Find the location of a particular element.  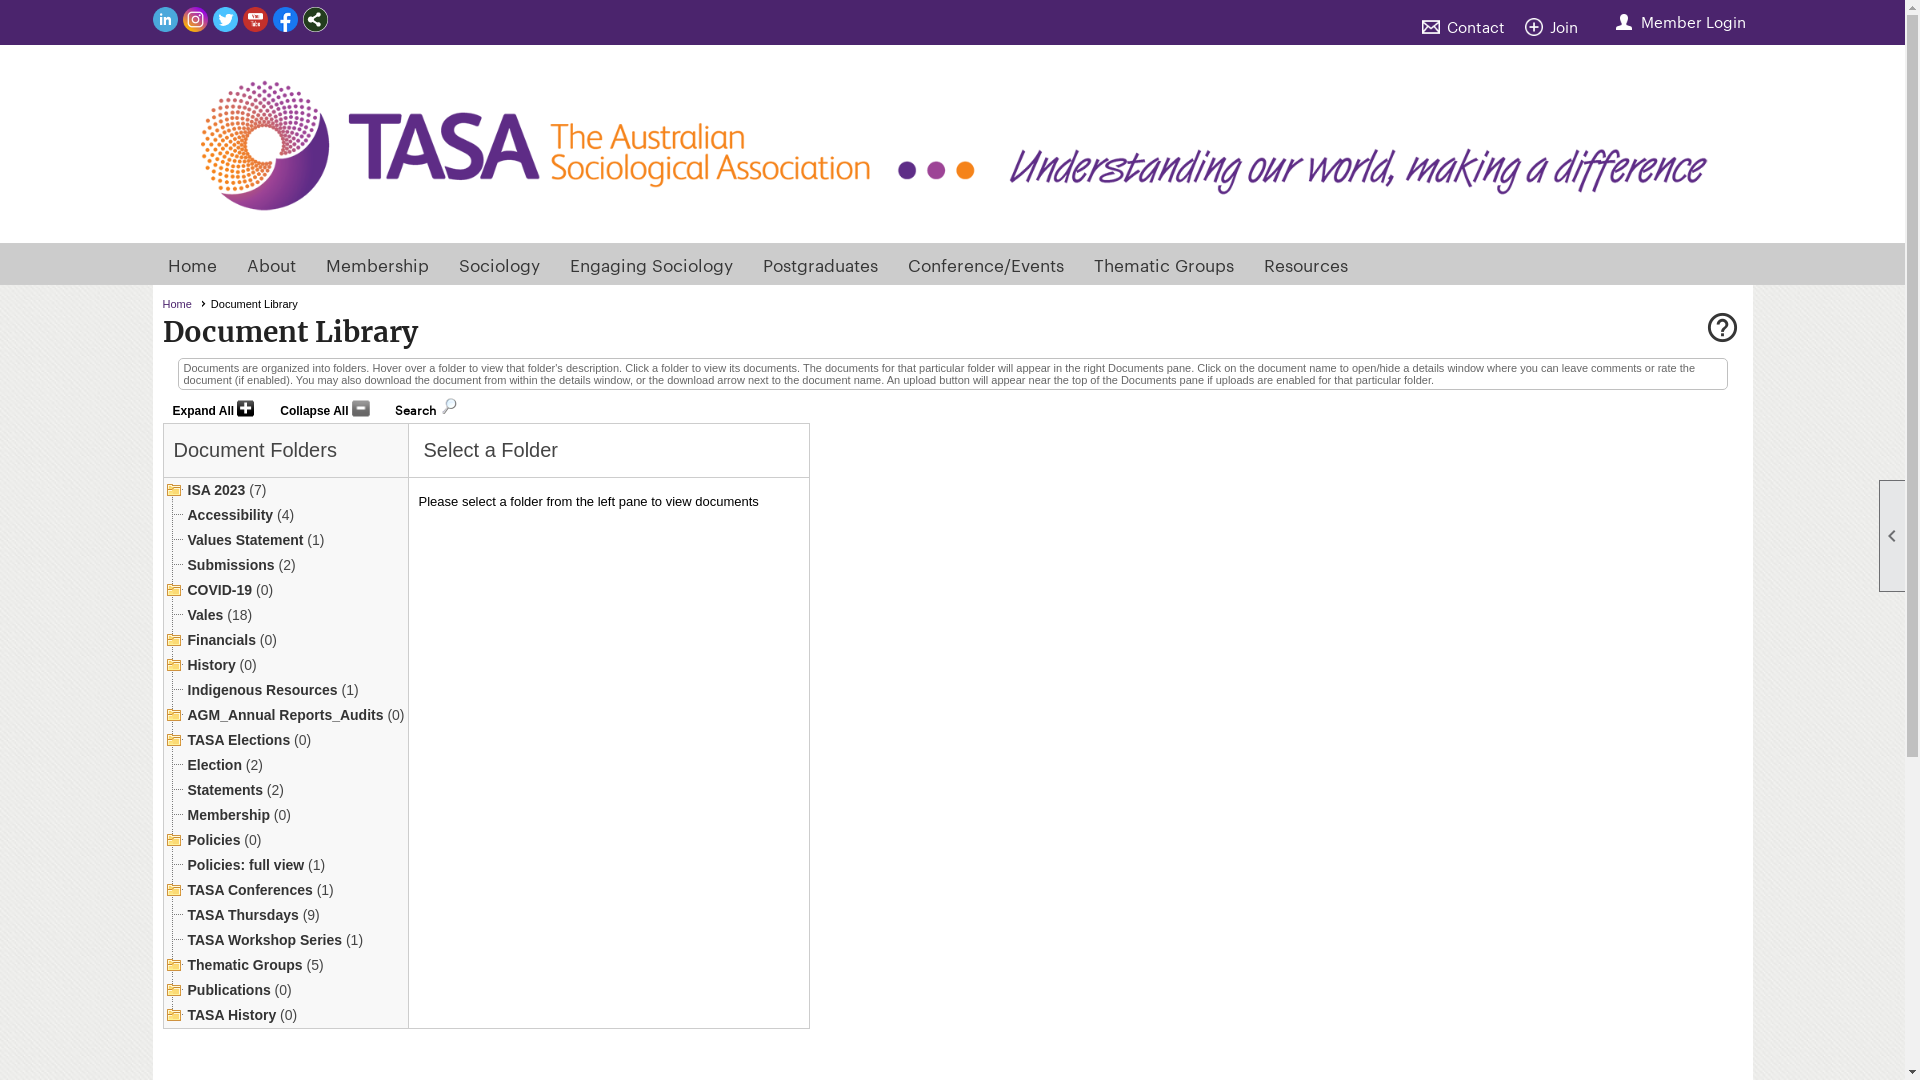

'Home' is located at coordinates (192, 262).